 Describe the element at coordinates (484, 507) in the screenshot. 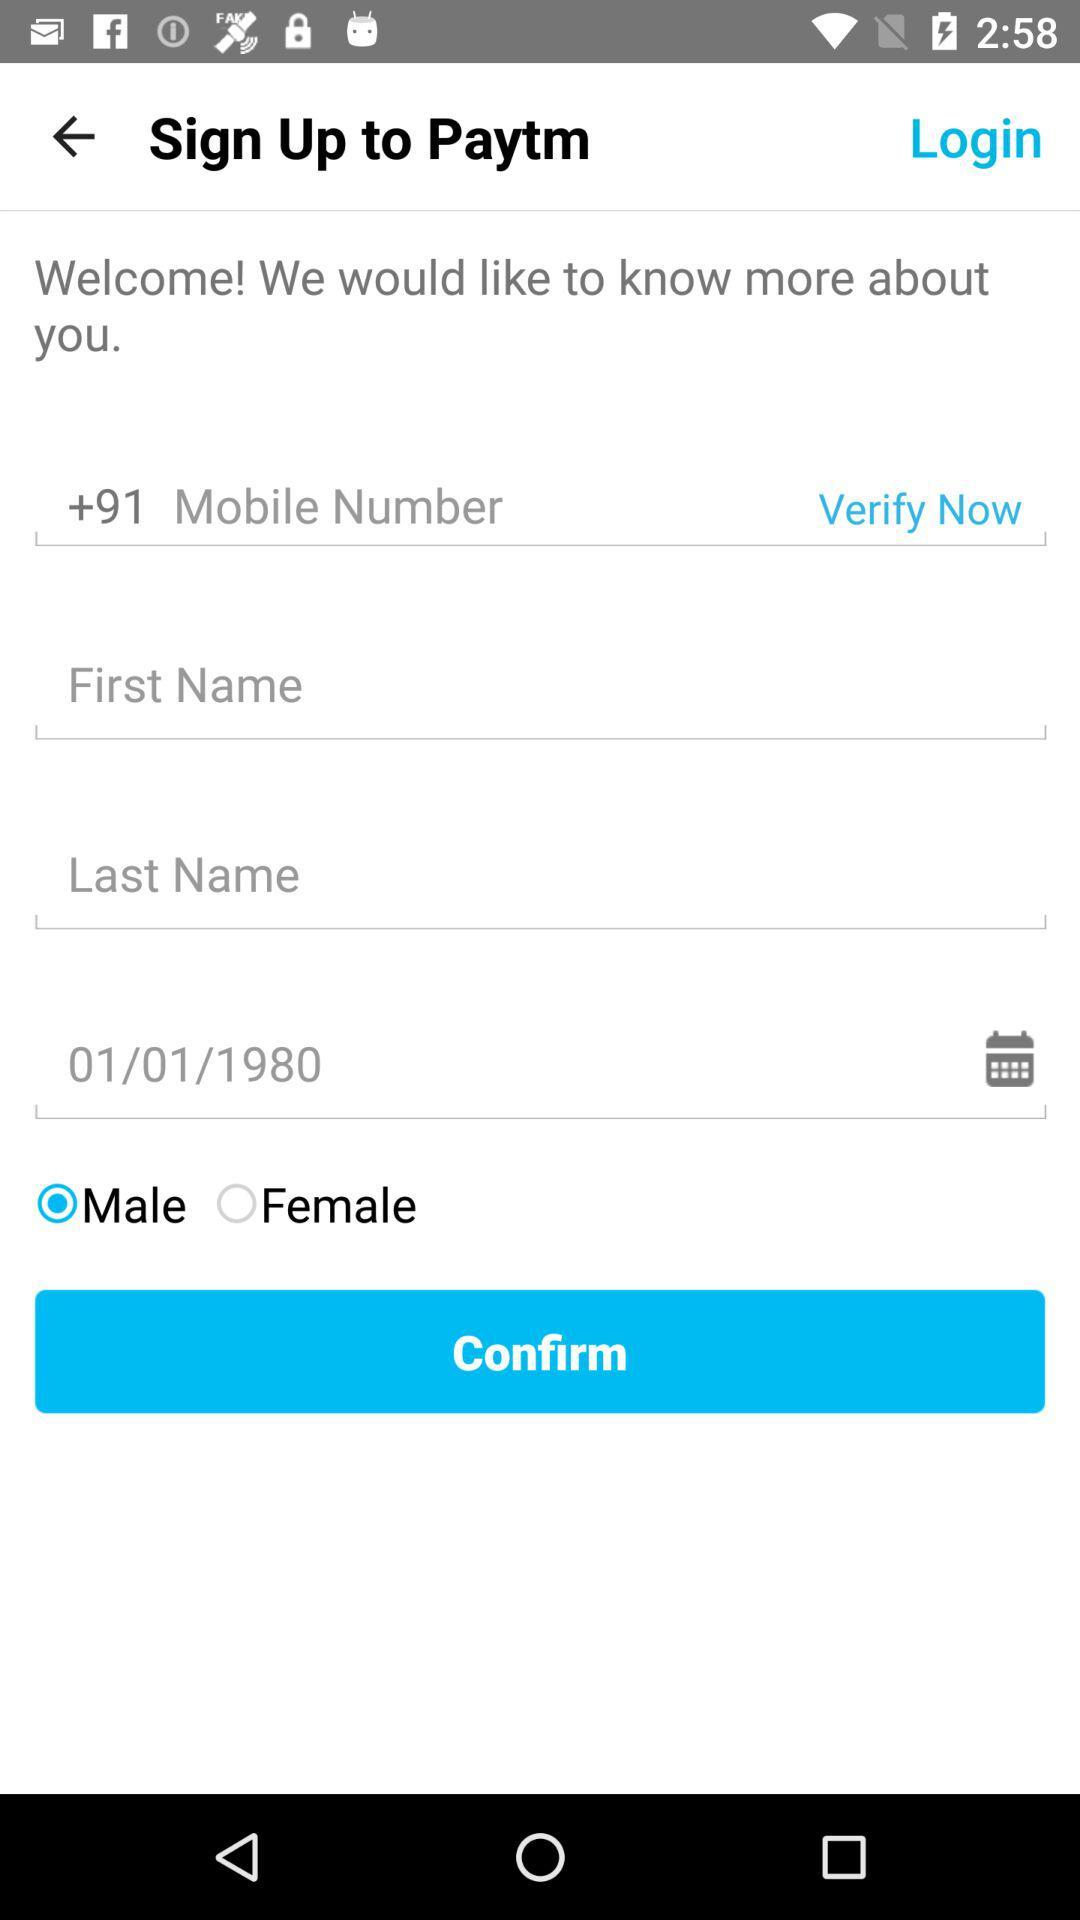

I see `the icon next to the +91 icon` at that location.